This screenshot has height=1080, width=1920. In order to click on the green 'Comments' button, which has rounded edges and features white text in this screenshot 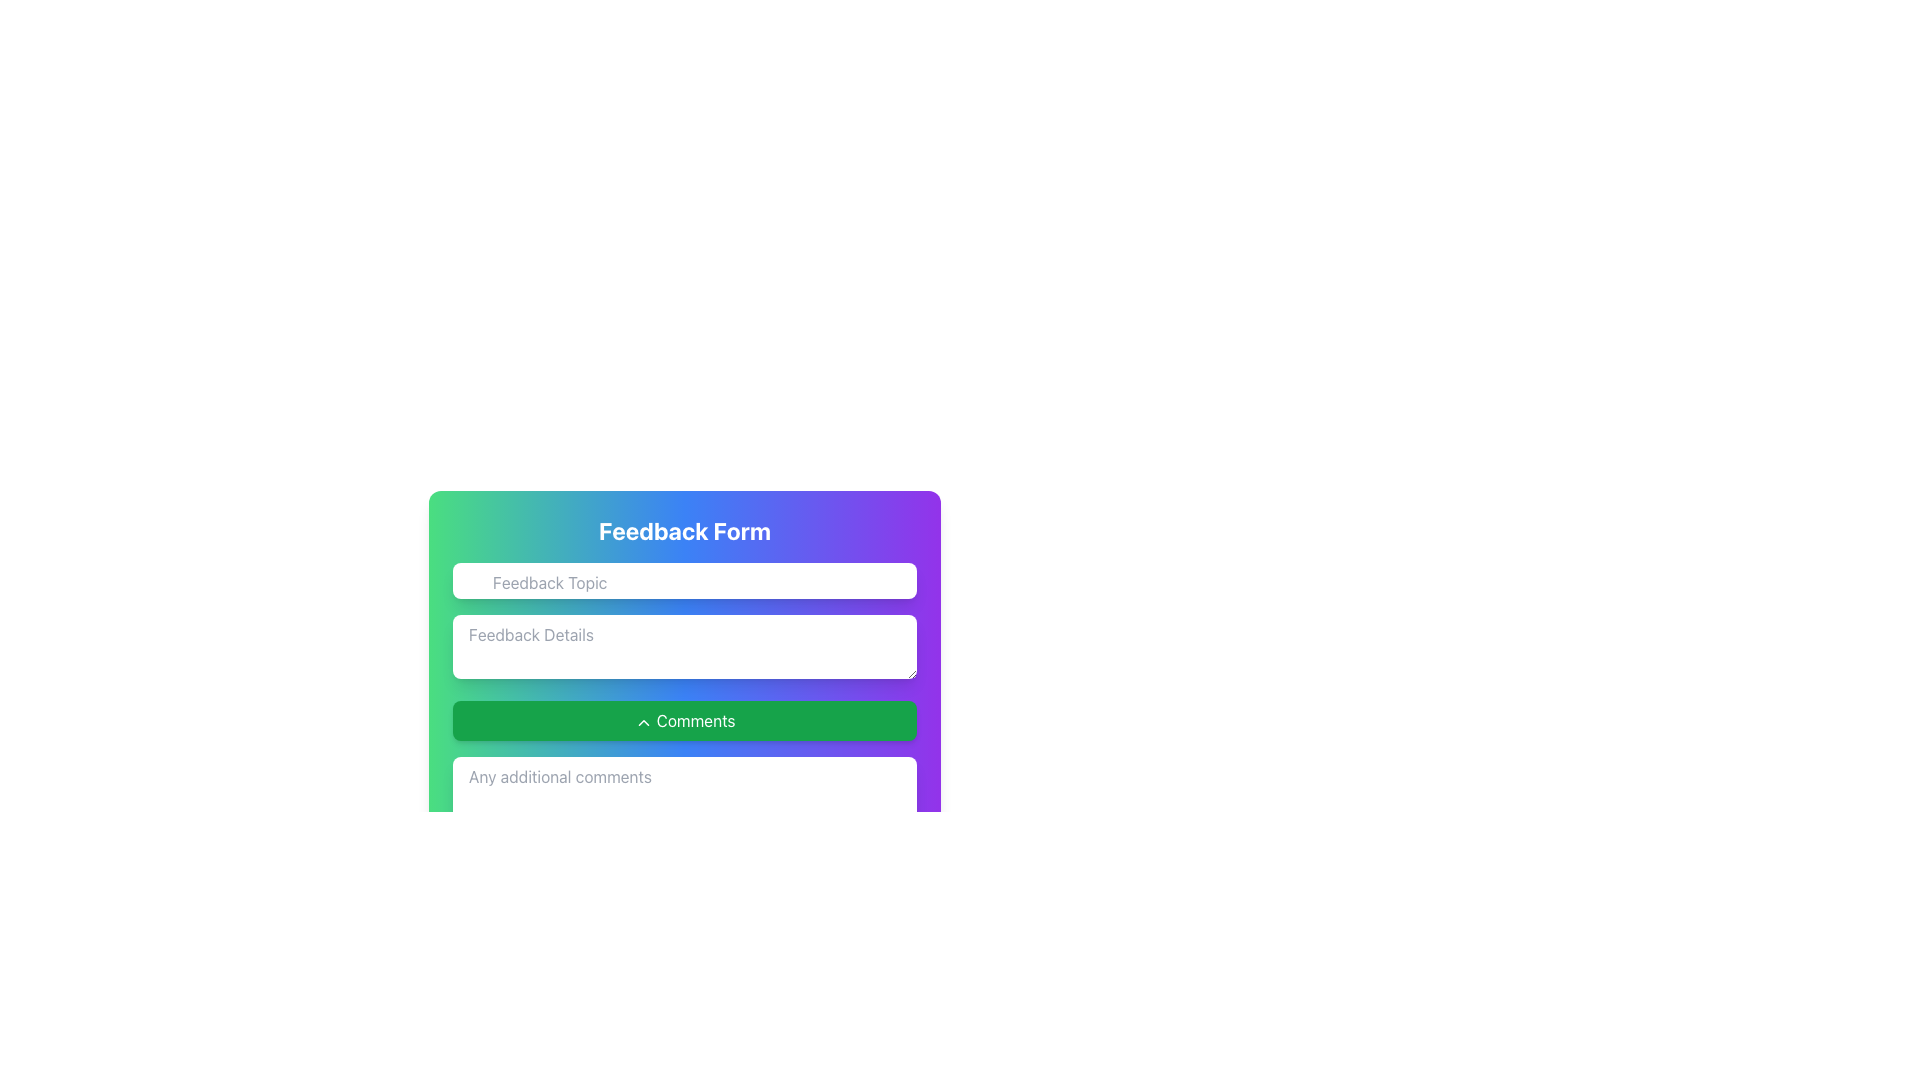, I will do `click(685, 721)`.